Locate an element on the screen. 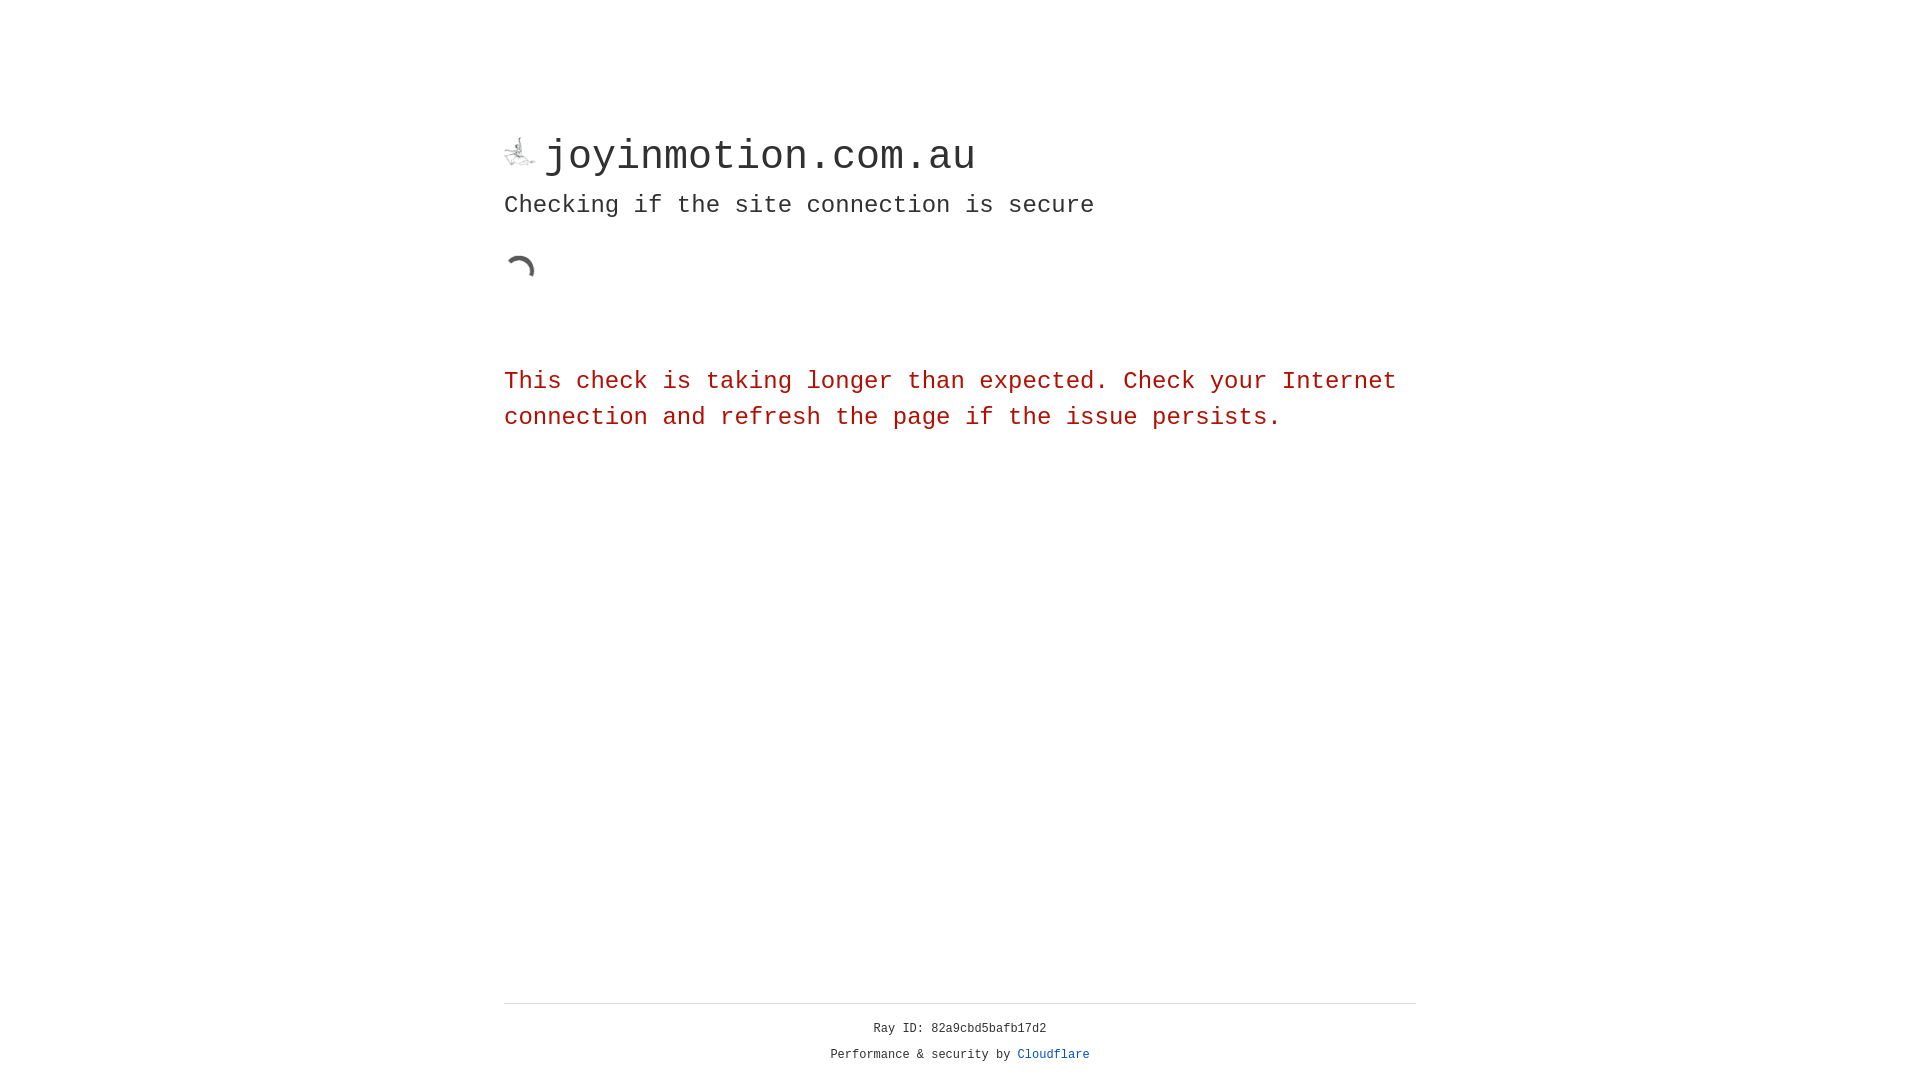 Image resolution: width=1920 pixels, height=1080 pixels. 'Cloudflare' is located at coordinates (1017, 1054).